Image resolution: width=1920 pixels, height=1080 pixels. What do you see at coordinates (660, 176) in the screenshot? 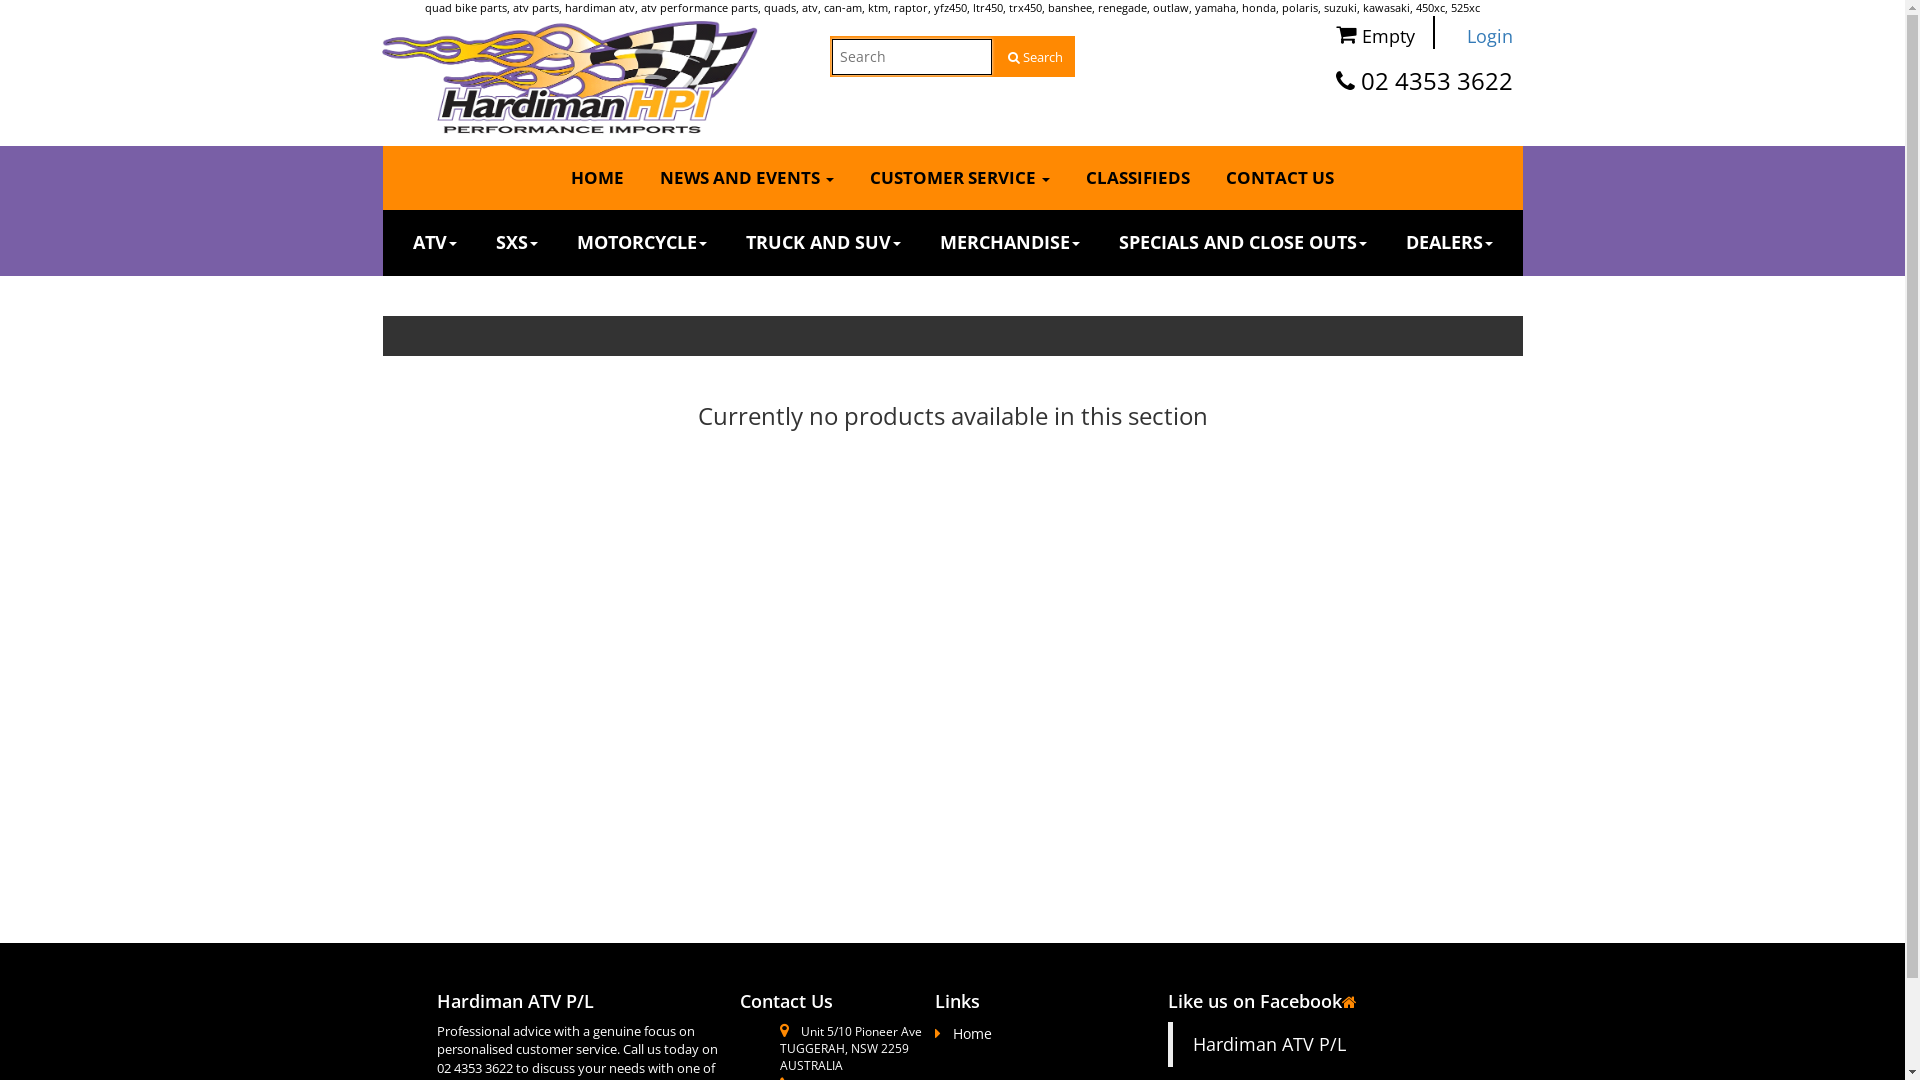
I see `'NEWS AND EVENTS'` at bounding box center [660, 176].